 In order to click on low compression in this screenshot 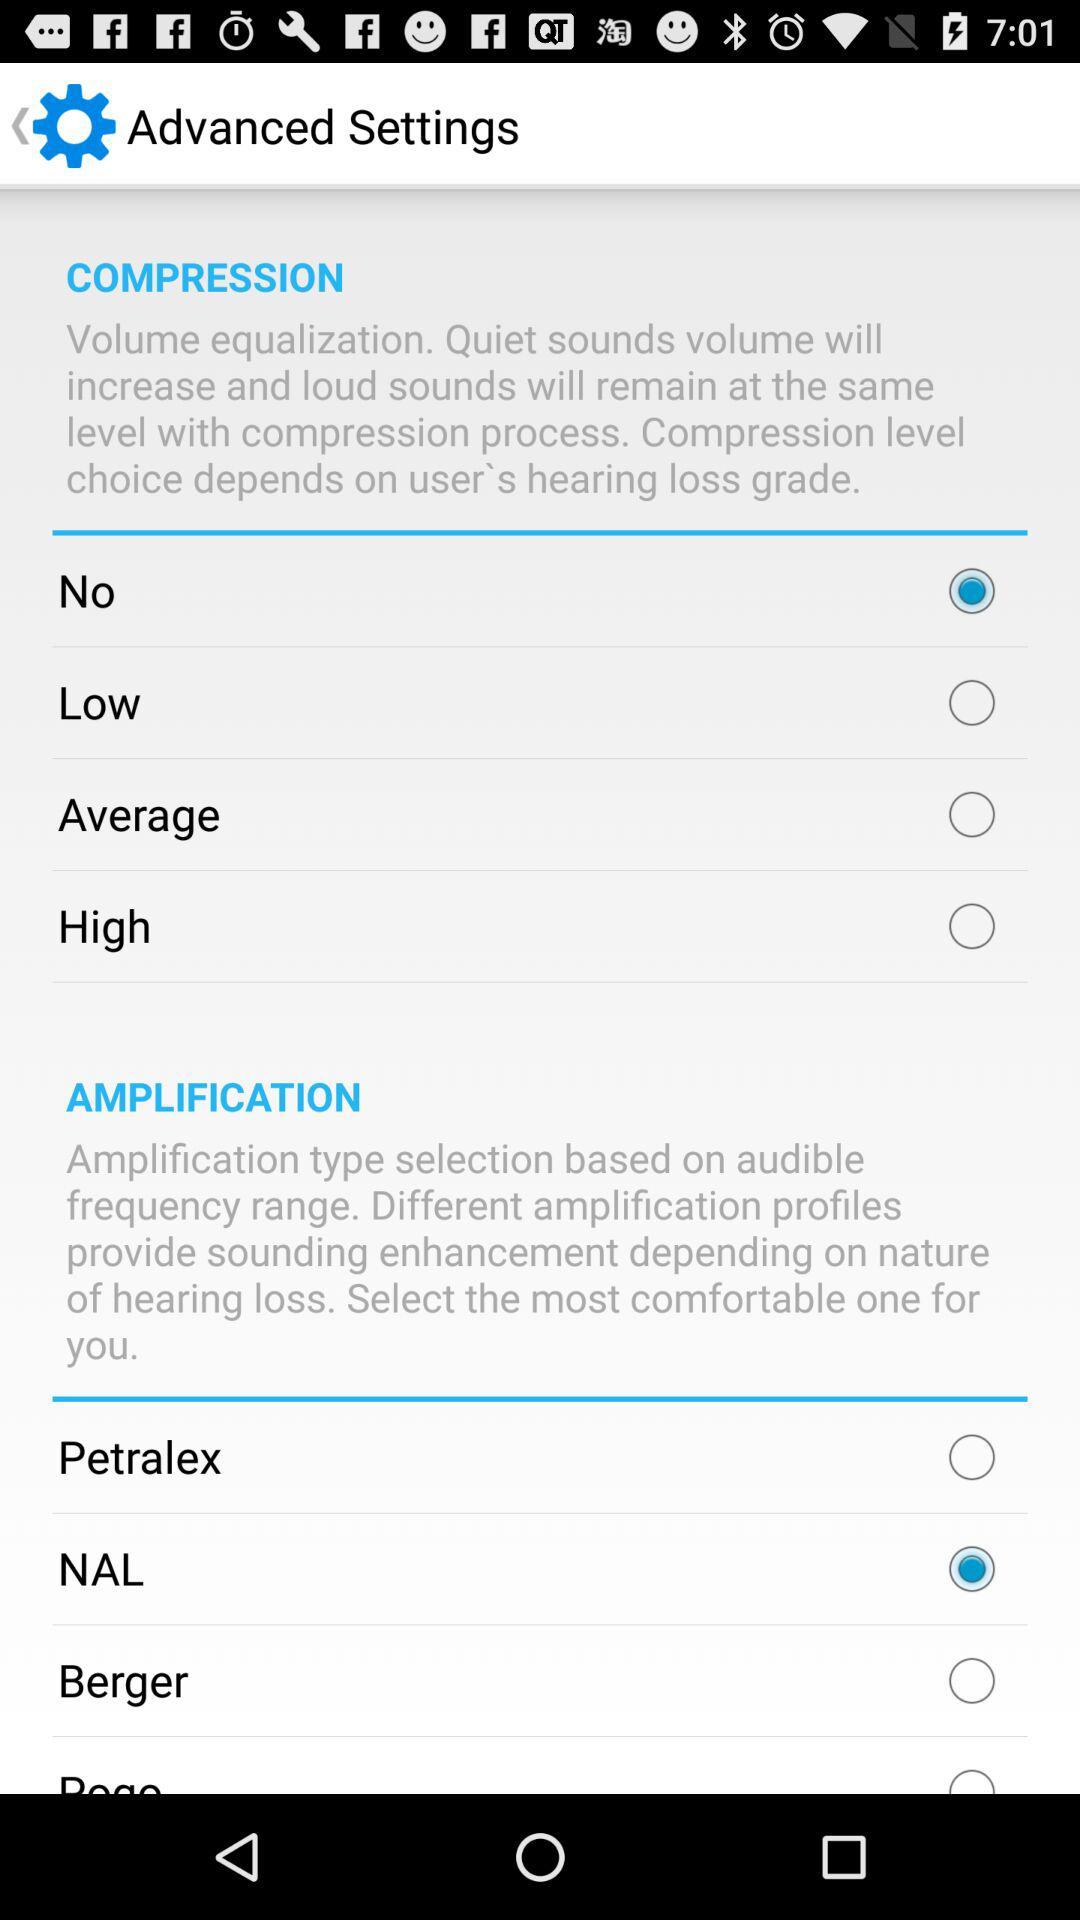, I will do `click(971, 702)`.